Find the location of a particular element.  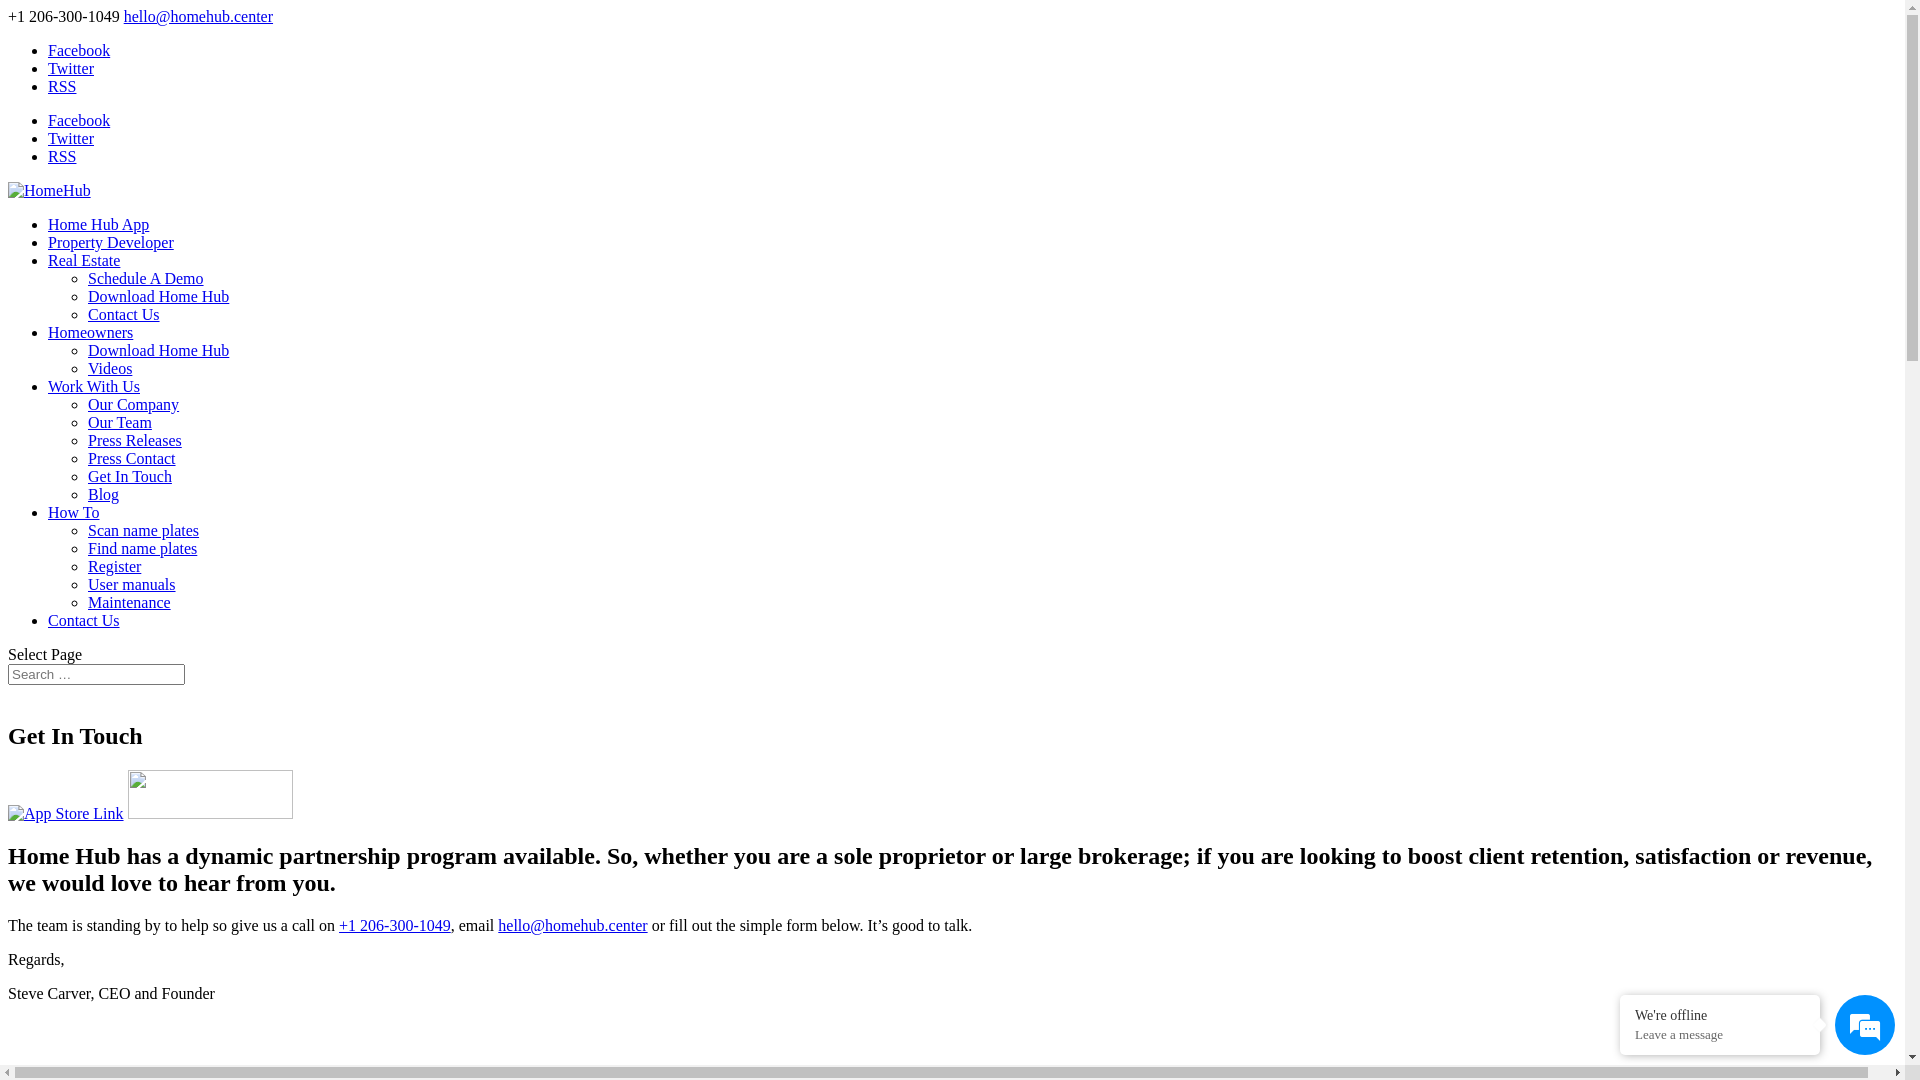

'Press Contact' is located at coordinates (130, 458).